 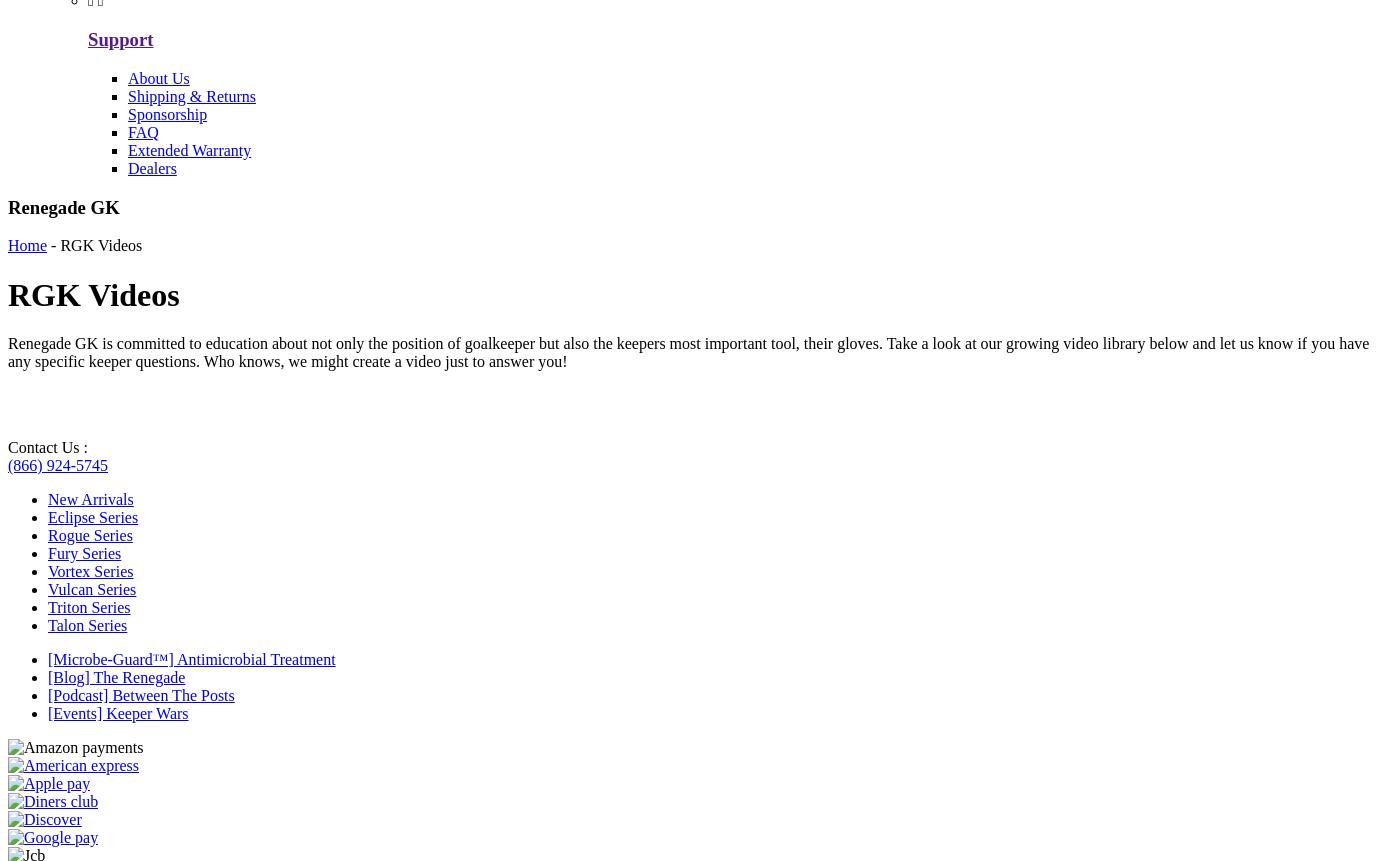 I want to click on 'Vulcan Series', so click(x=91, y=588).